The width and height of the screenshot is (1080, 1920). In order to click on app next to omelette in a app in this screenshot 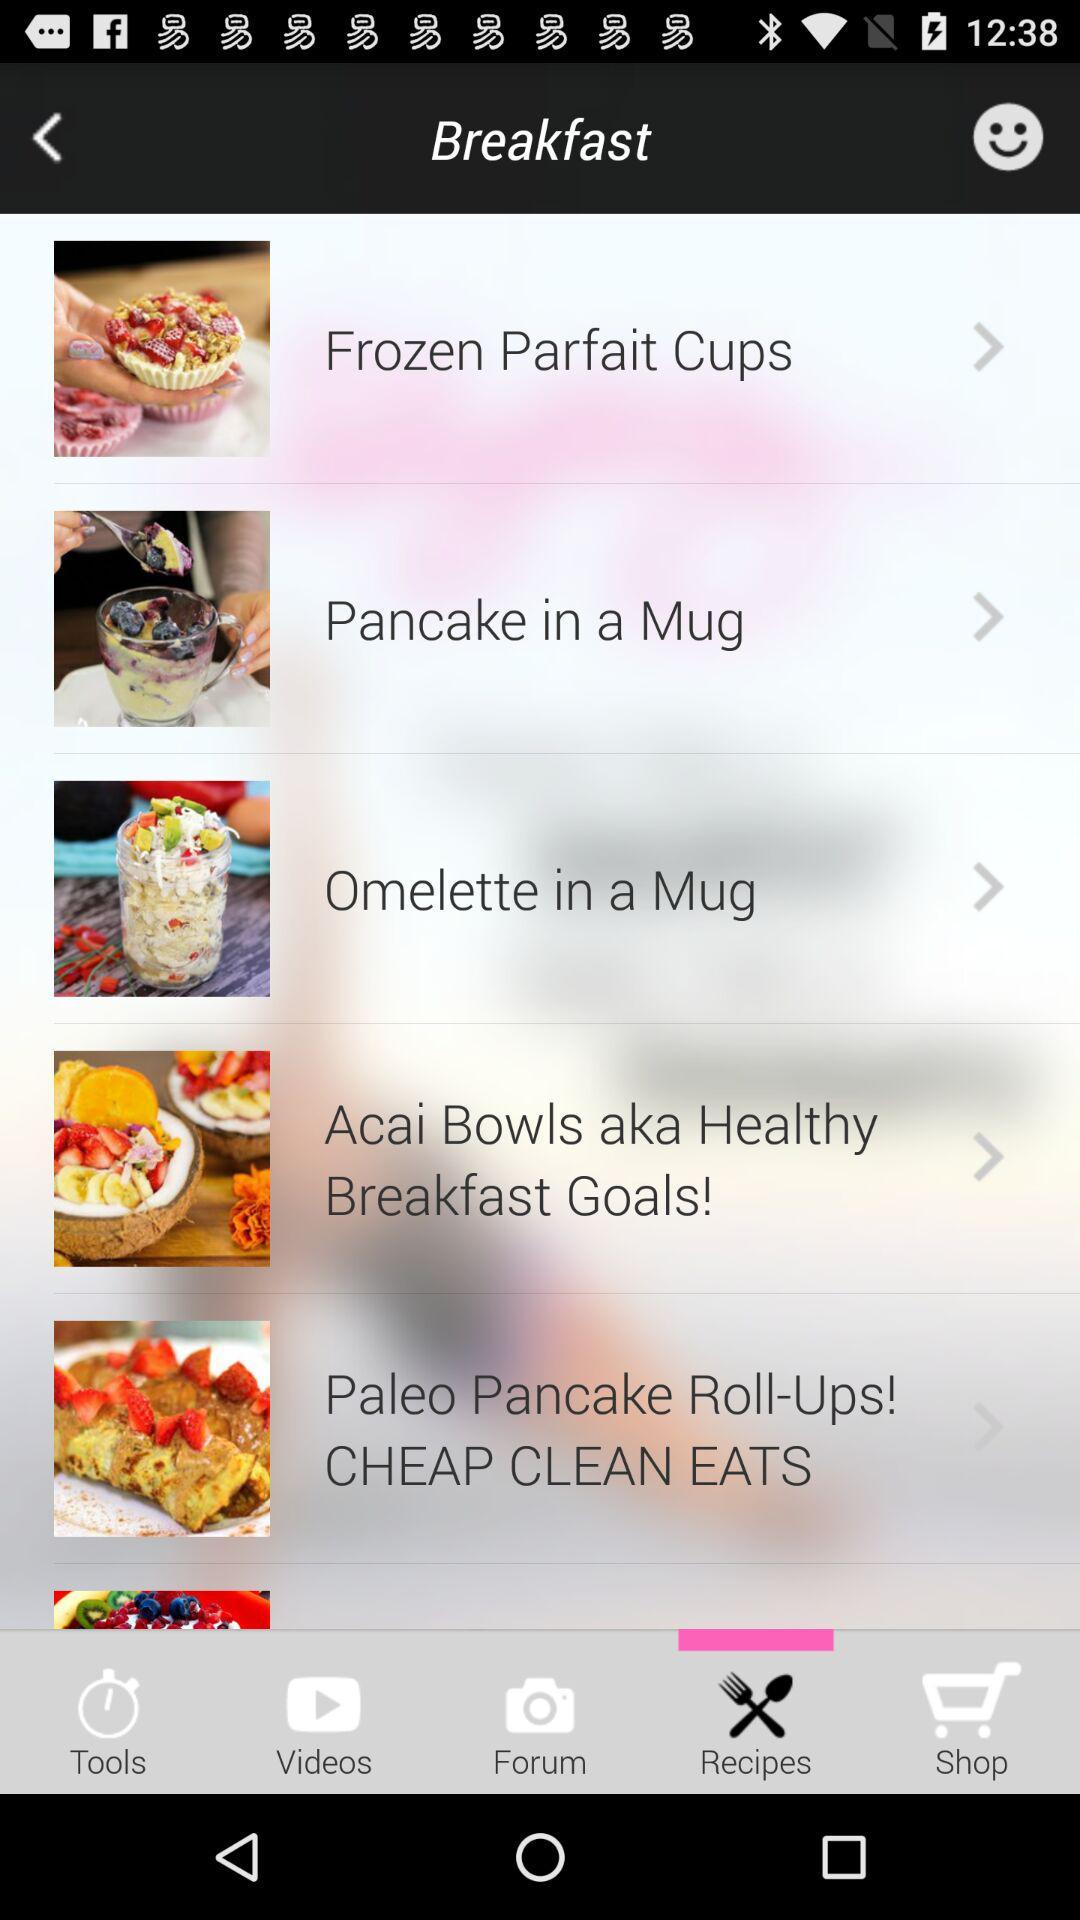, I will do `click(161, 887)`.